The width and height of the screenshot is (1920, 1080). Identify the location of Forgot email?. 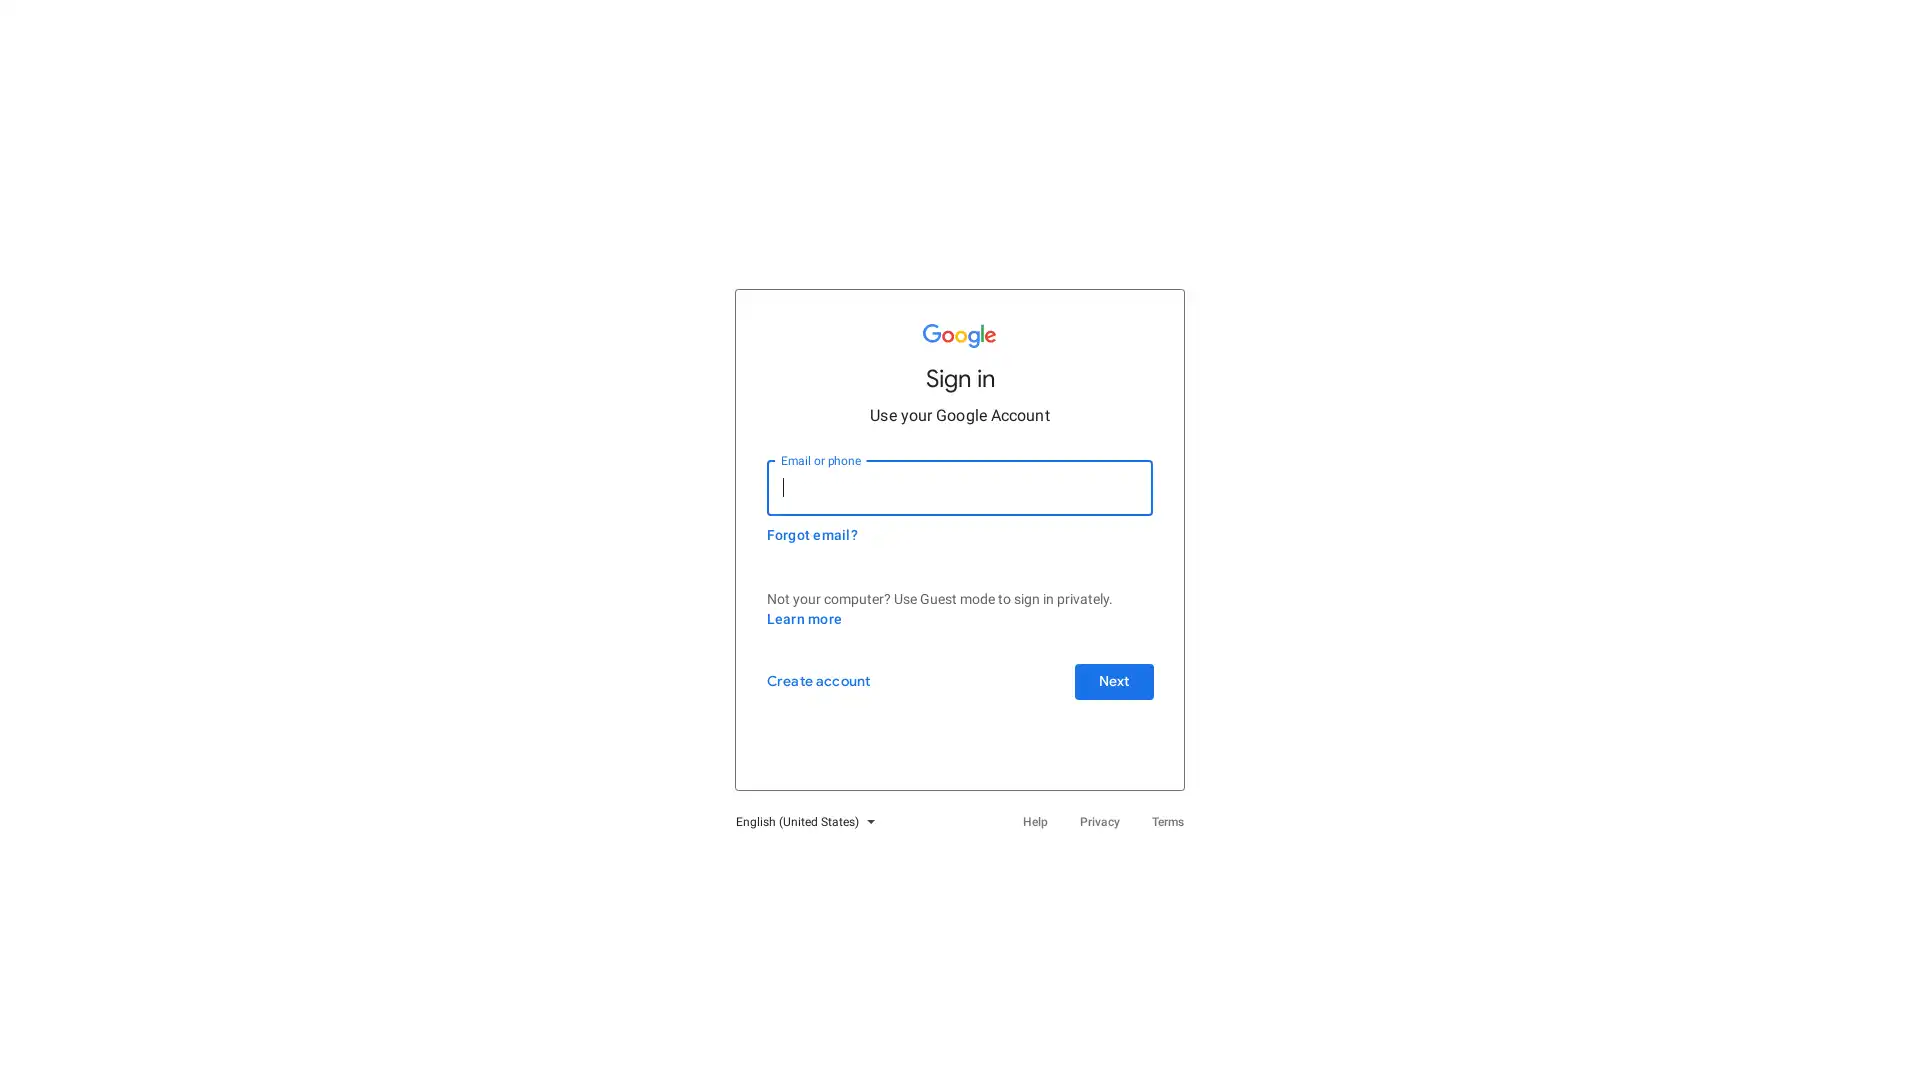
(821, 547).